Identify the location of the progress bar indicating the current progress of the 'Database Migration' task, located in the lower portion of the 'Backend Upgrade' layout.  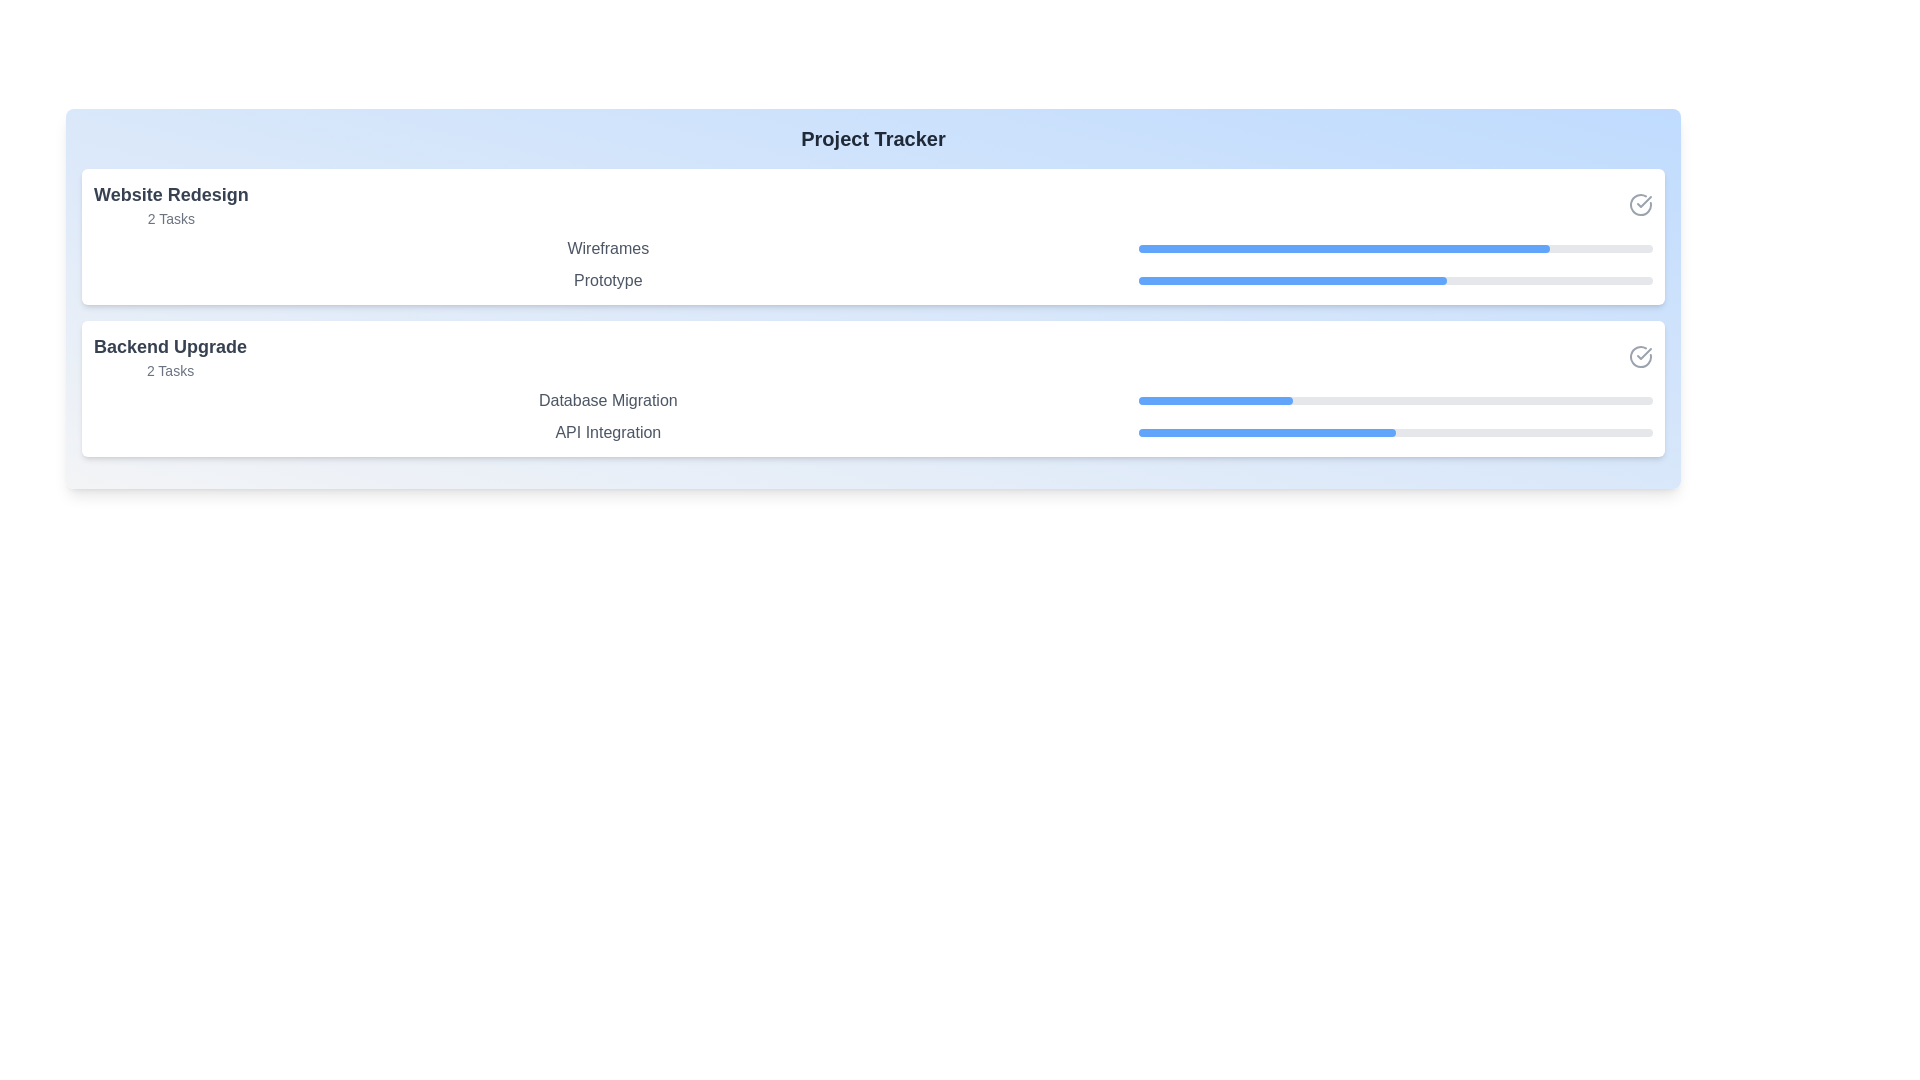
(1394, 401).